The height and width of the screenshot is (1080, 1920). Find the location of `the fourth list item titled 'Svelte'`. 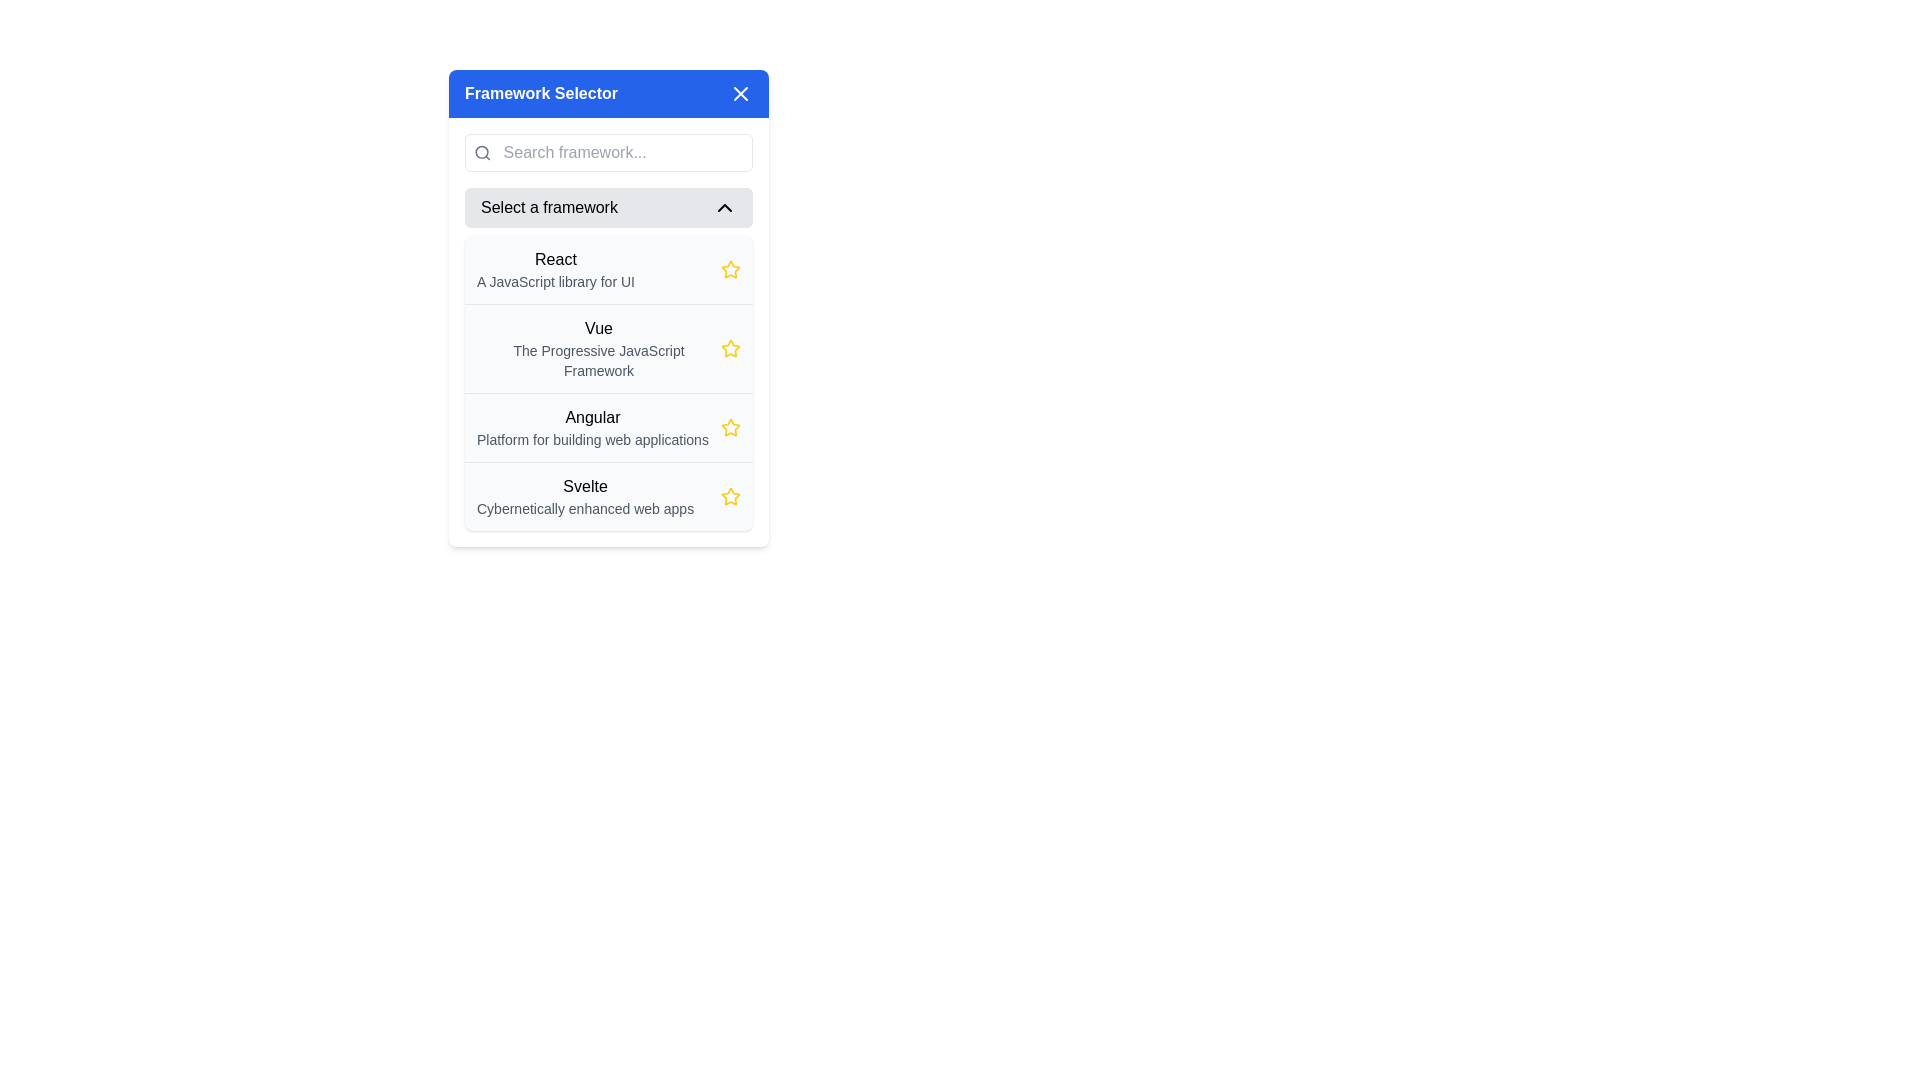

the fourth list item titled 'Svelte' is located at coordinates (608, 495).